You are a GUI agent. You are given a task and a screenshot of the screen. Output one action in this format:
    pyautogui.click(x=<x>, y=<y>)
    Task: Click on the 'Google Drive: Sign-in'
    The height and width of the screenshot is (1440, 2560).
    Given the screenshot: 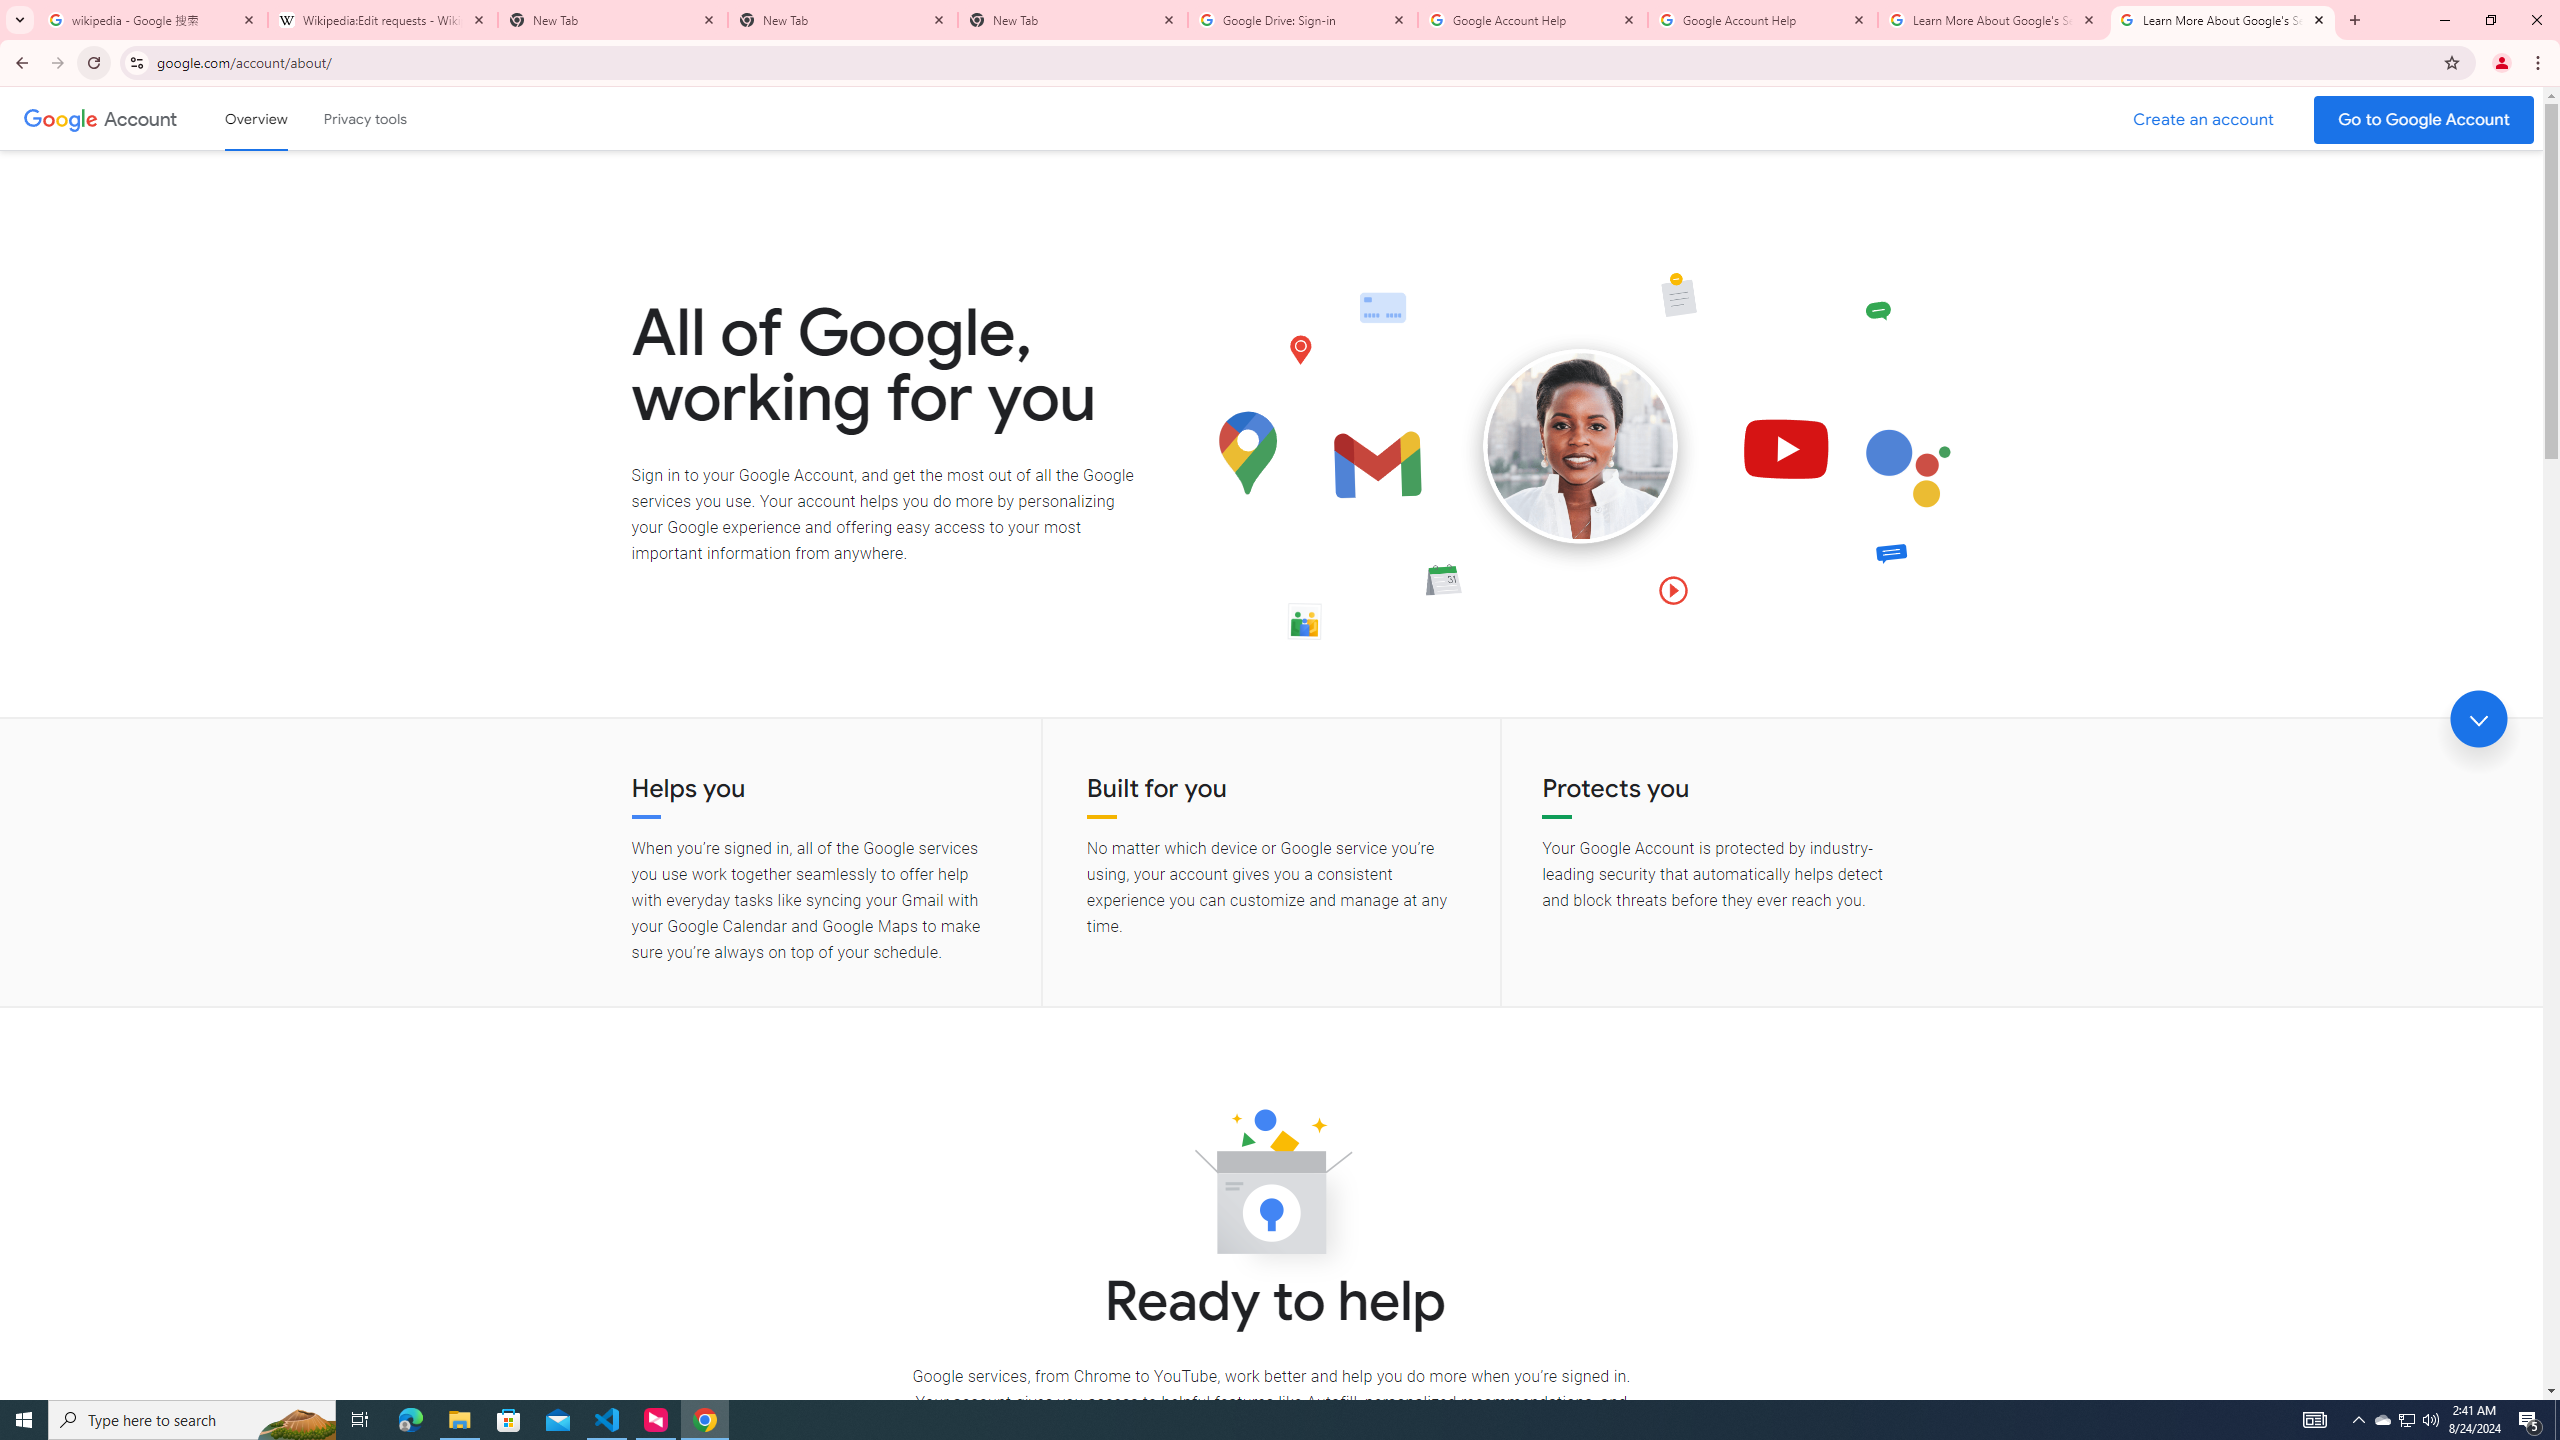 What is the action you would take?
    pyautogui.click(x=1303, y=19)
    